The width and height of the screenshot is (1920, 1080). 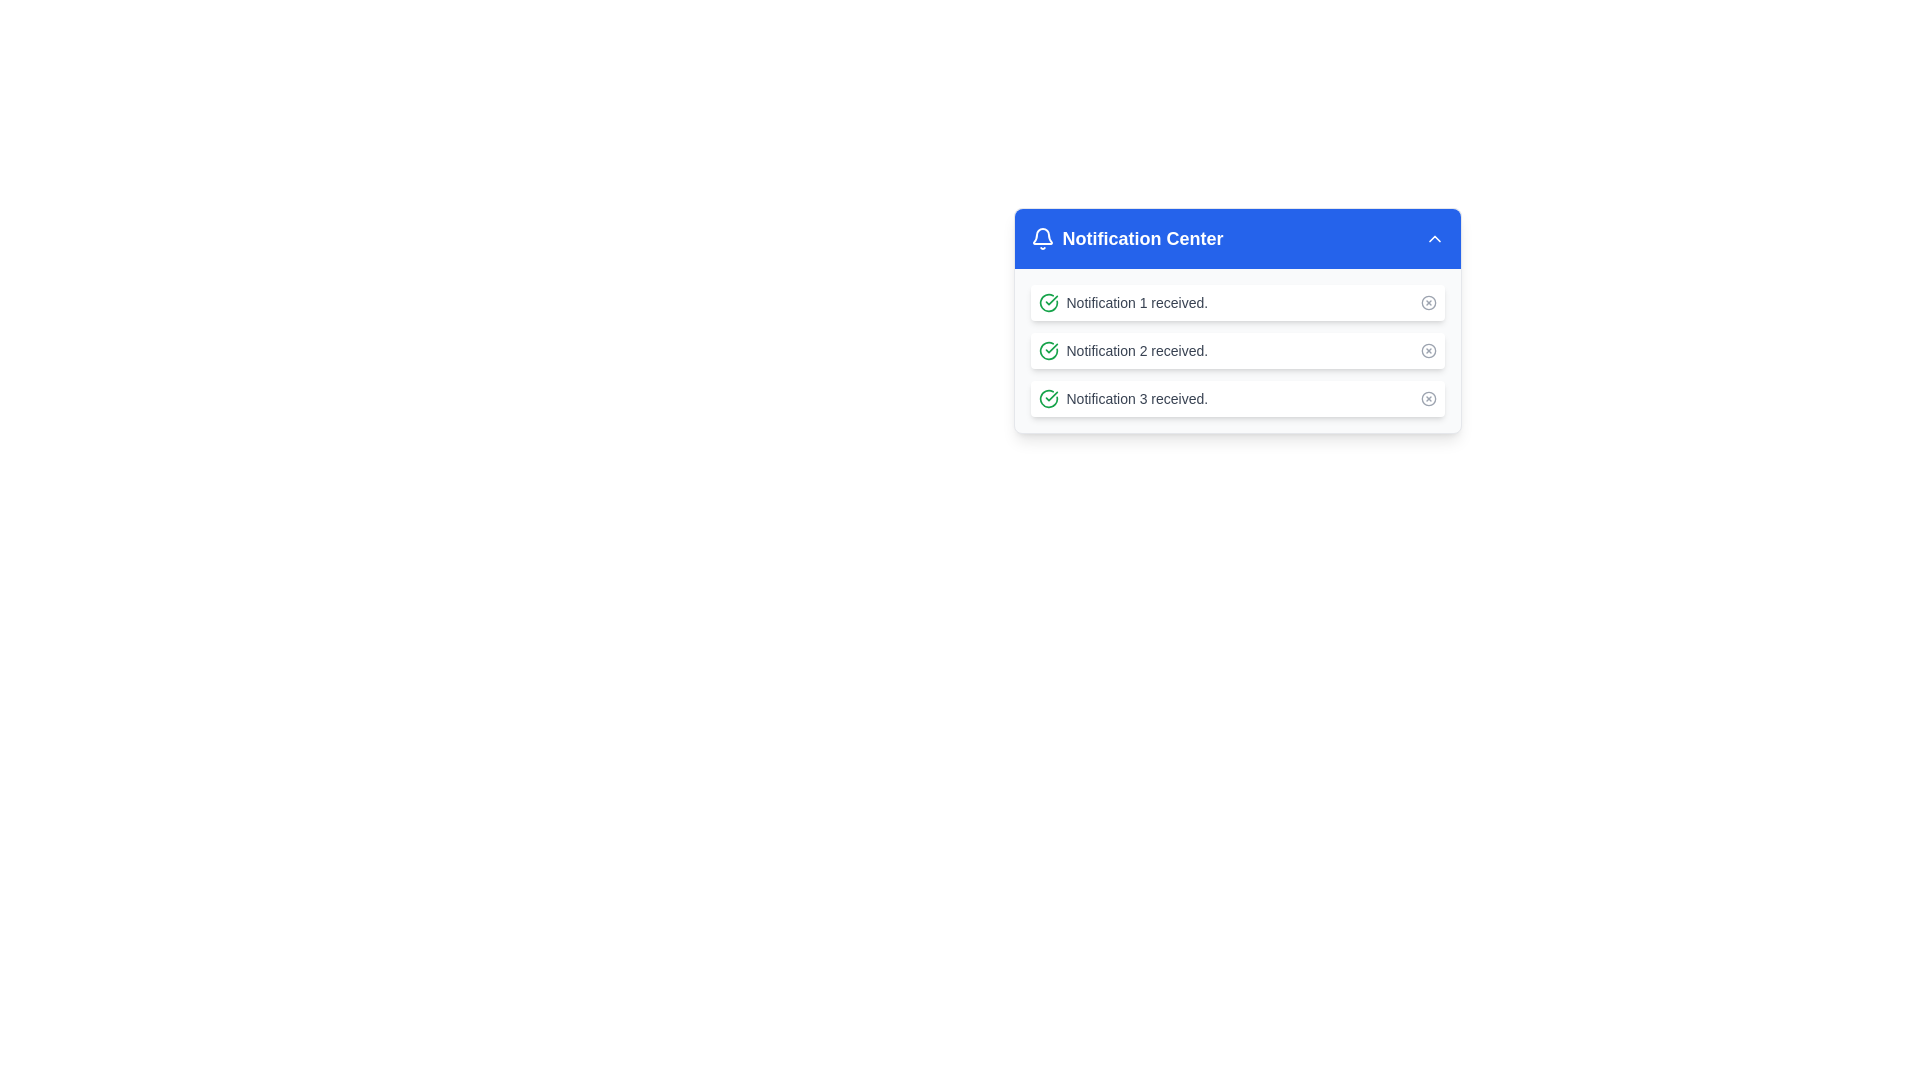 I want to click on the small circular dismiss button with an 'X' icon located on the far right of the 'Notification 1 received.' row, so click(x=1427, y=303).